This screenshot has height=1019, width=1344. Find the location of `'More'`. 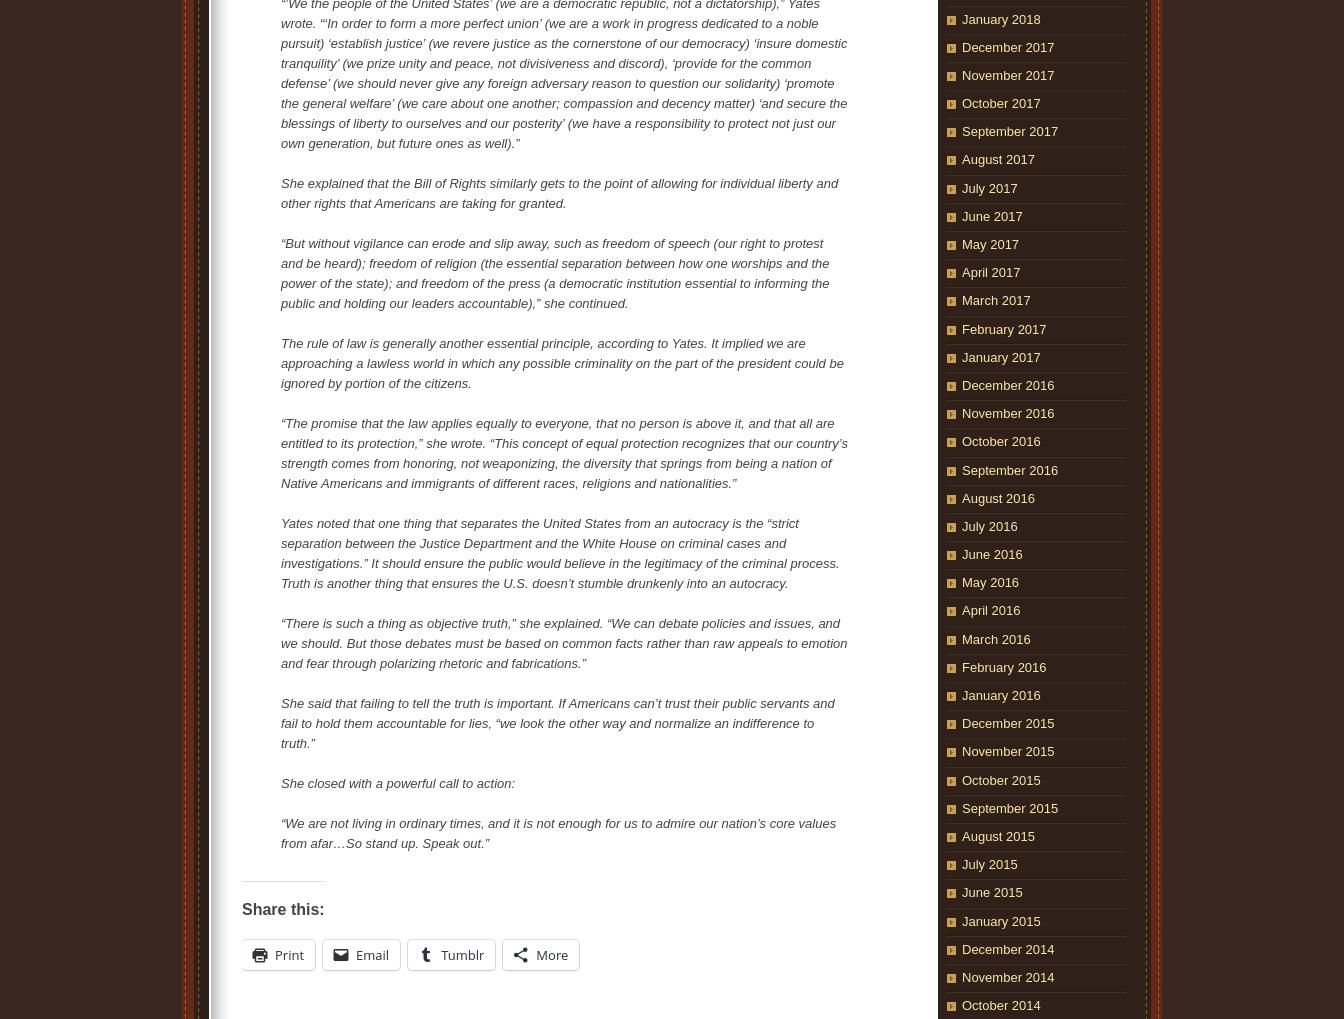

'More' is located at coordinates (551, 952).